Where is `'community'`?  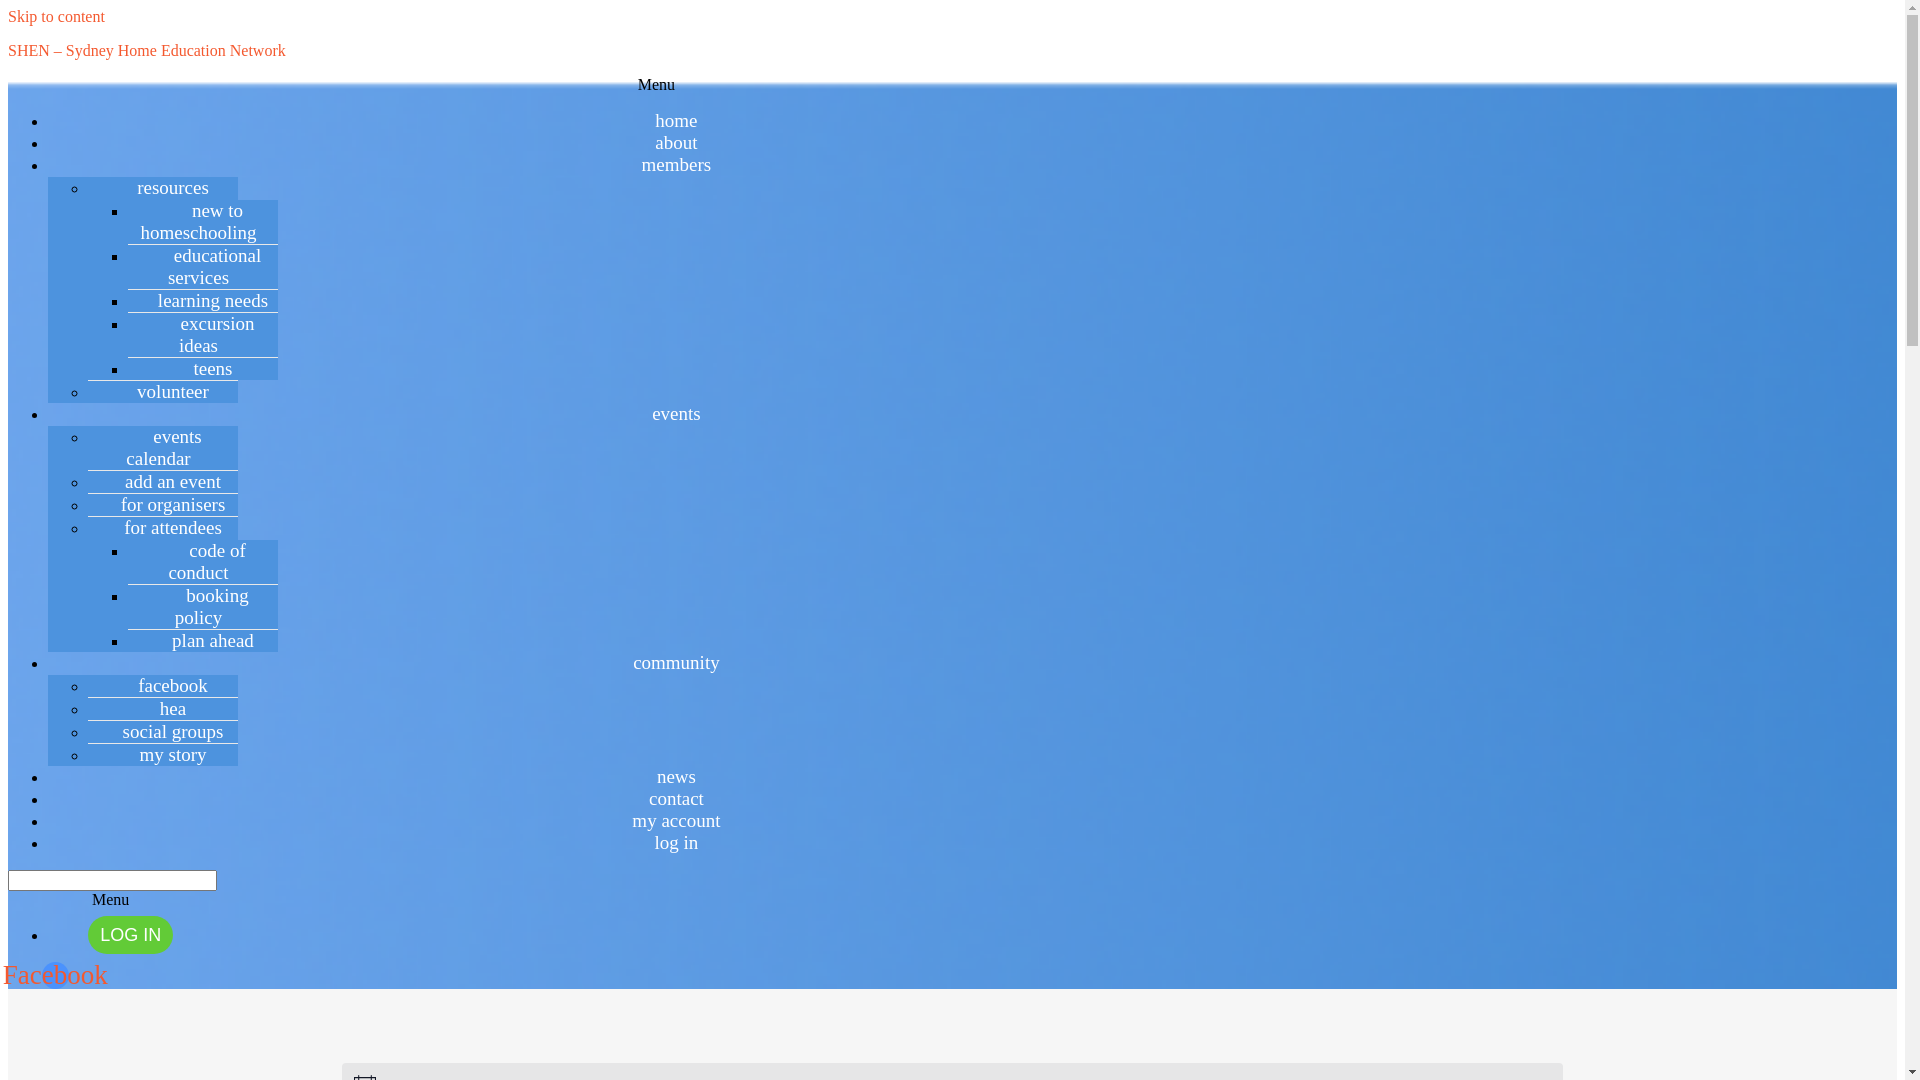 'community' is located at coordinates (676, 662).